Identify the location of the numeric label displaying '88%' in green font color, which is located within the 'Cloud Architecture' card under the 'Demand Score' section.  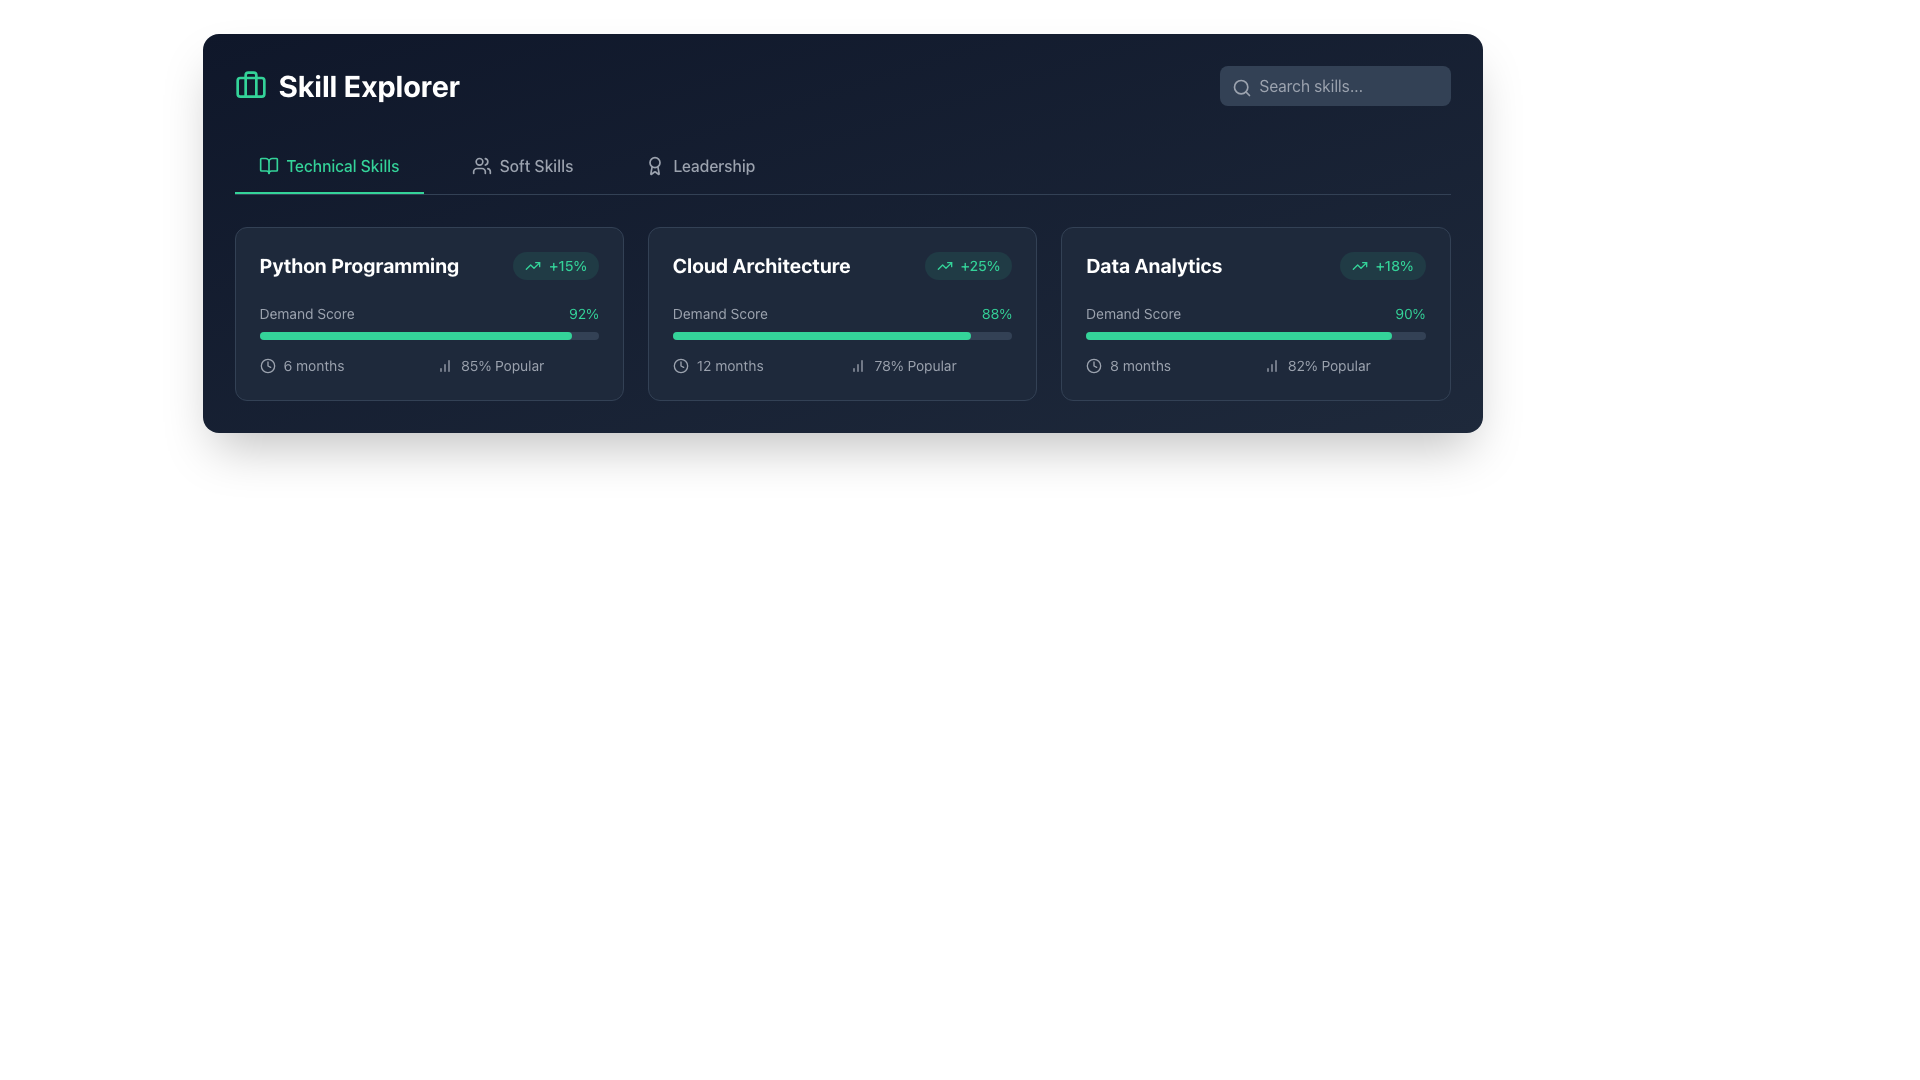
(996, 313).